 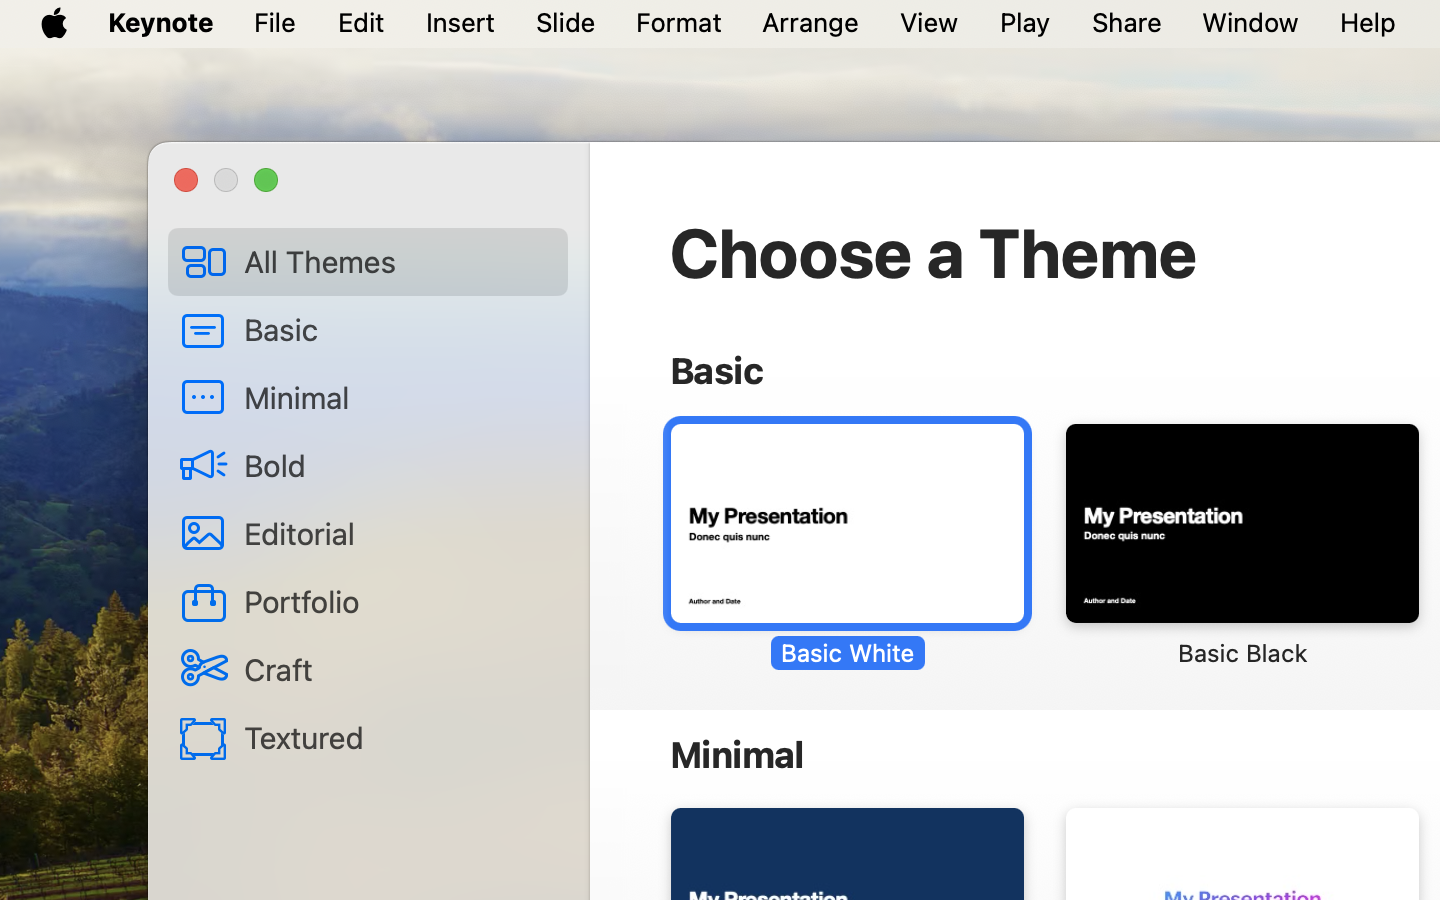 I want to click on 'Textured', so click(x=397, y=736).